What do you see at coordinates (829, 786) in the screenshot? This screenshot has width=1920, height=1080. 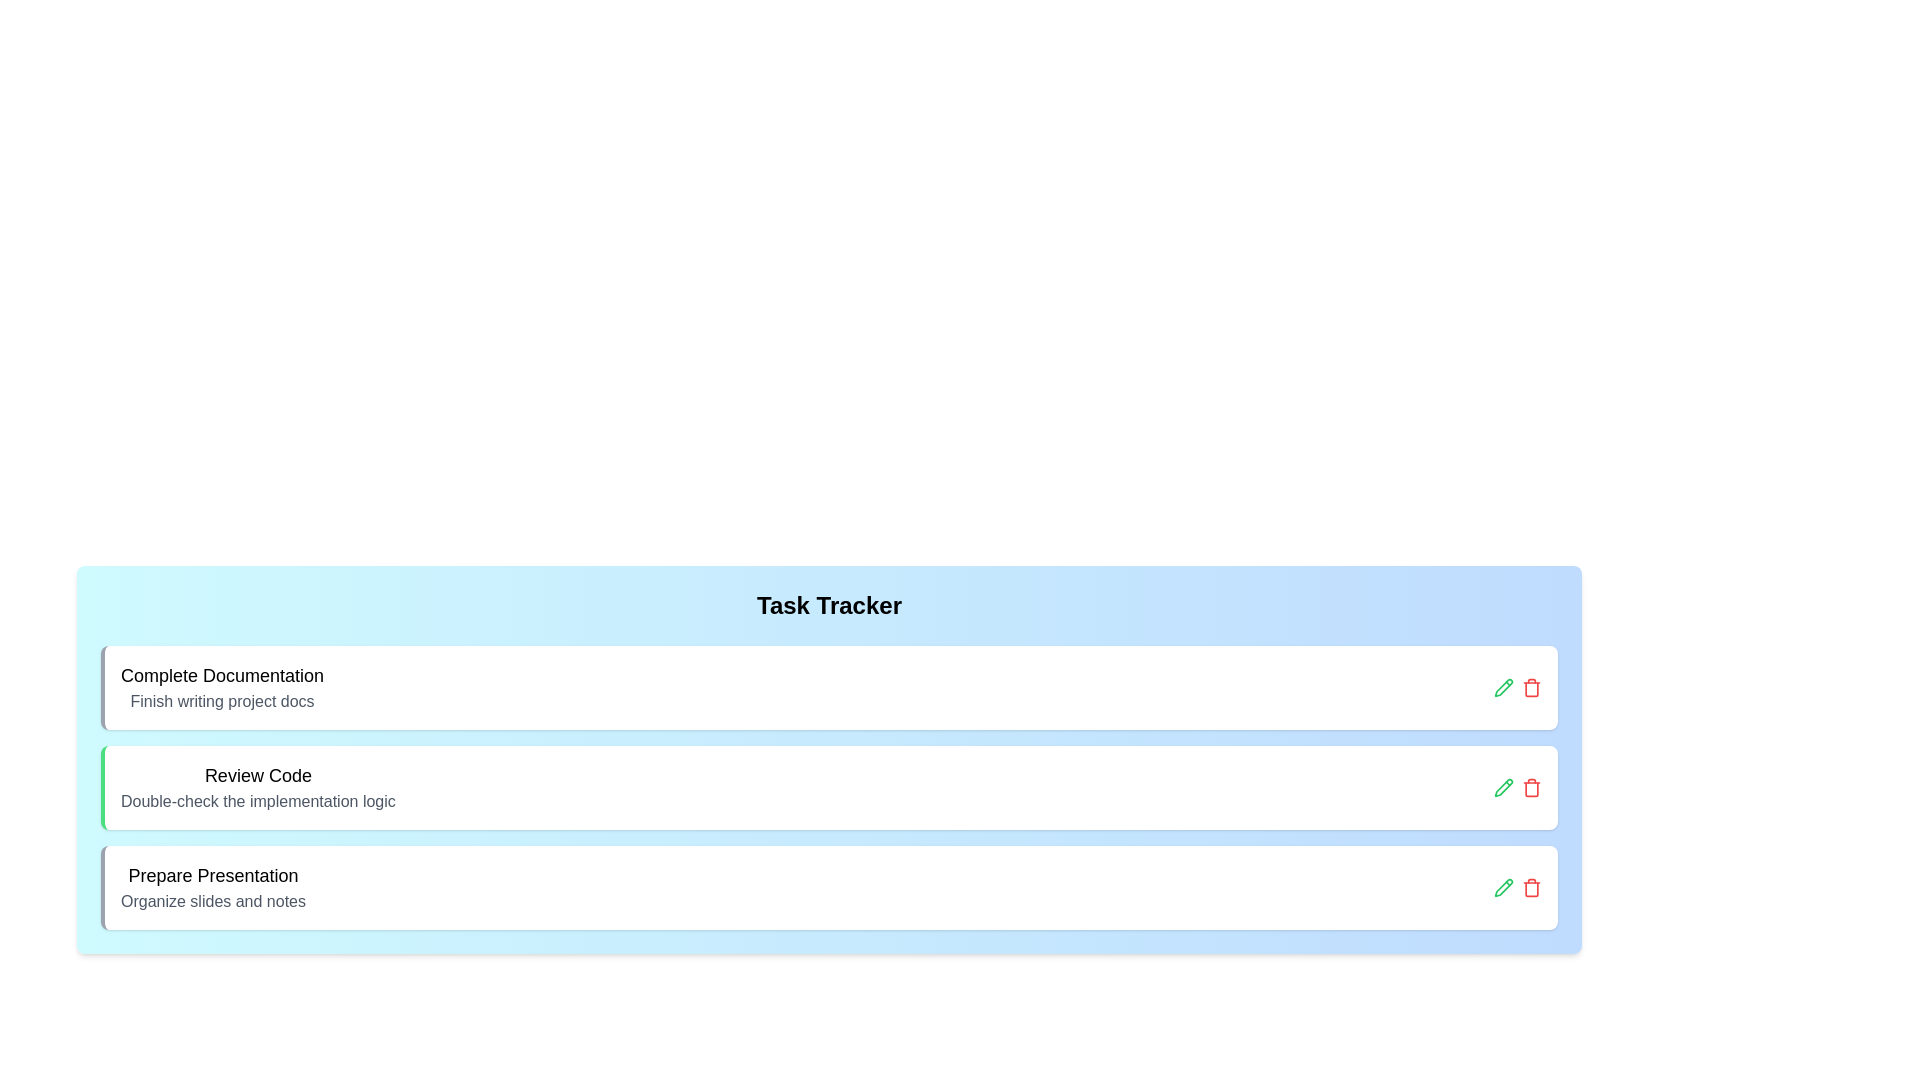 I see `the task Review Code to view the hover effect` at bounding box center [829, 786].